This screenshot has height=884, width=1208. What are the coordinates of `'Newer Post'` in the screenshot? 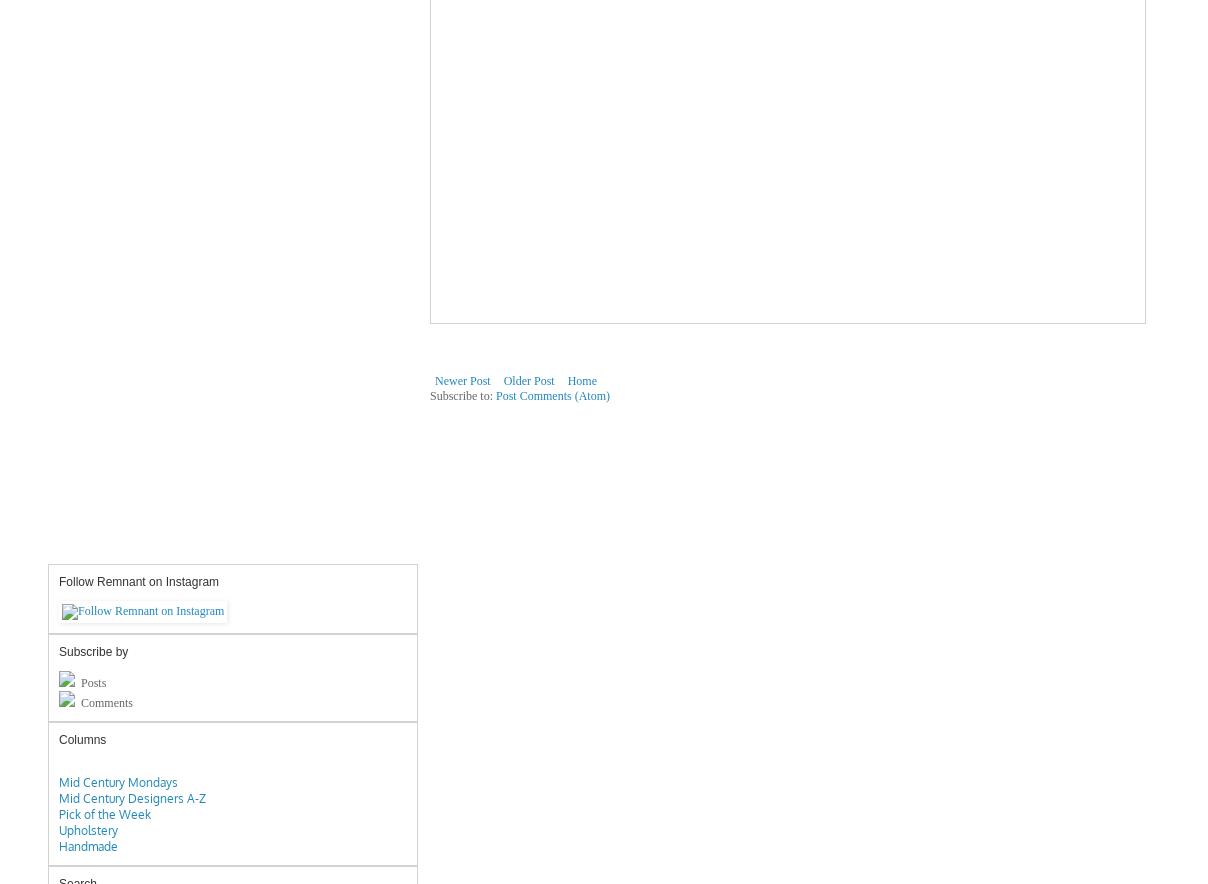 It's located at (462, 380).